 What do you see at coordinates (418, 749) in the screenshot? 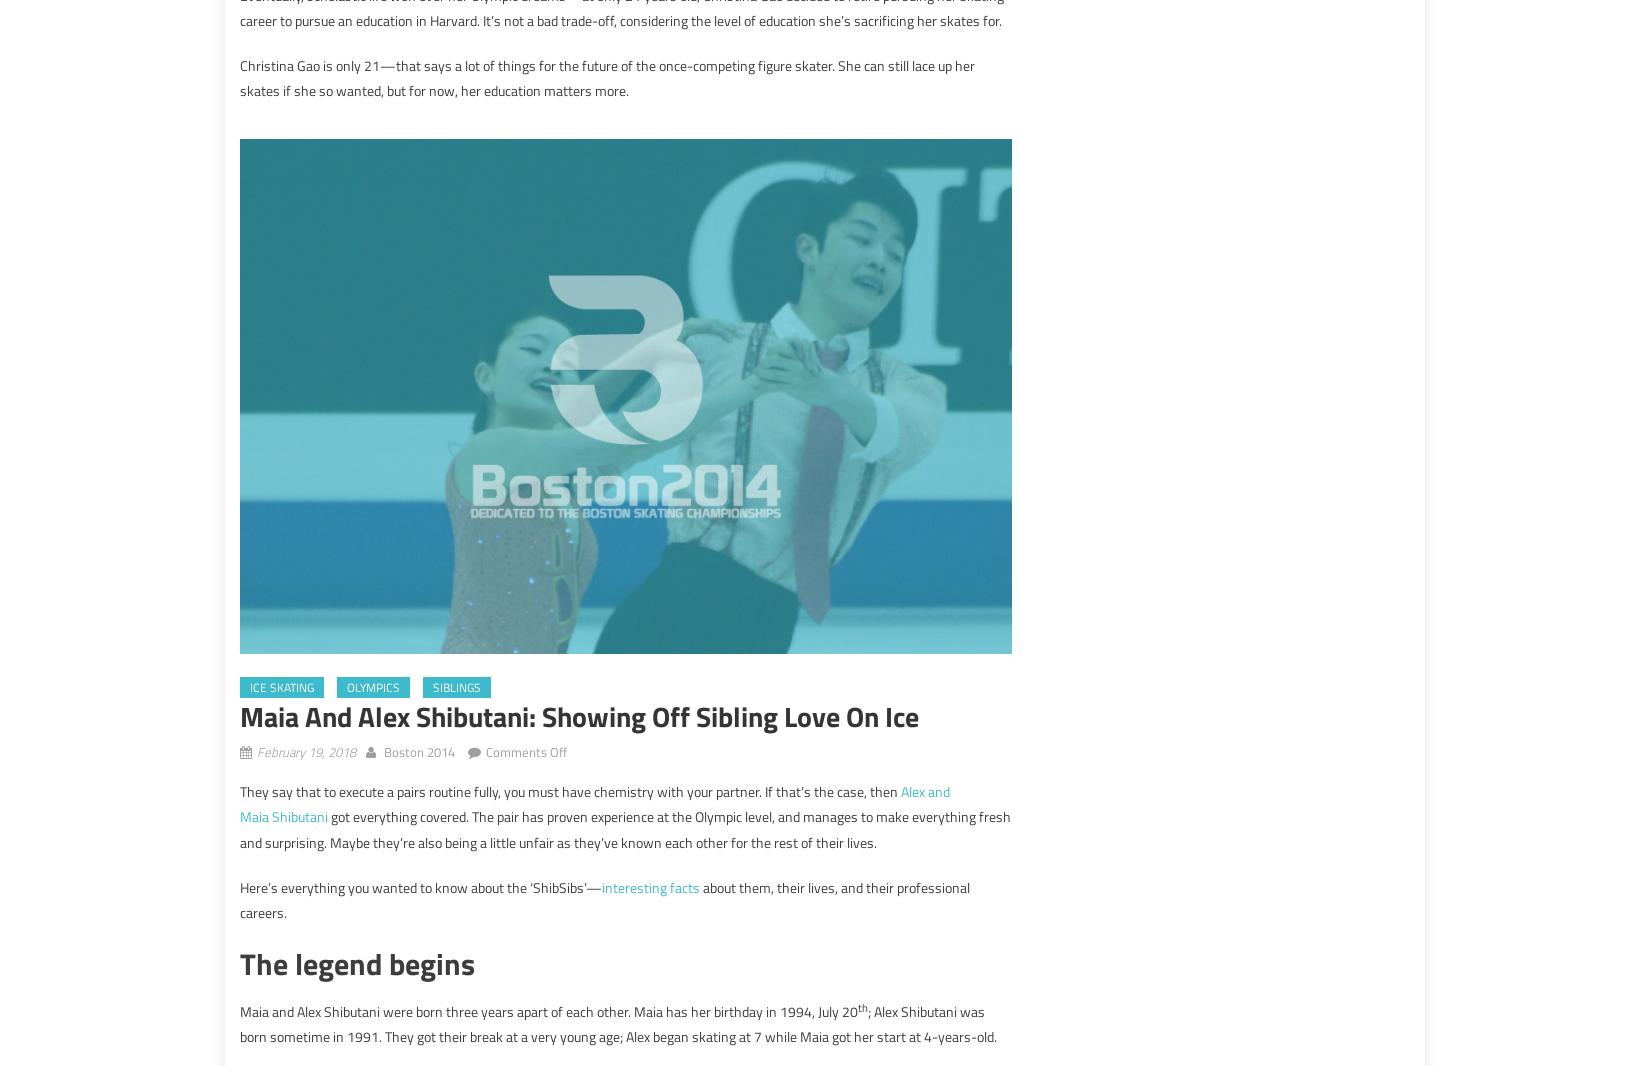
I see `'Boston 2014'` at bounding box center [418, 749].